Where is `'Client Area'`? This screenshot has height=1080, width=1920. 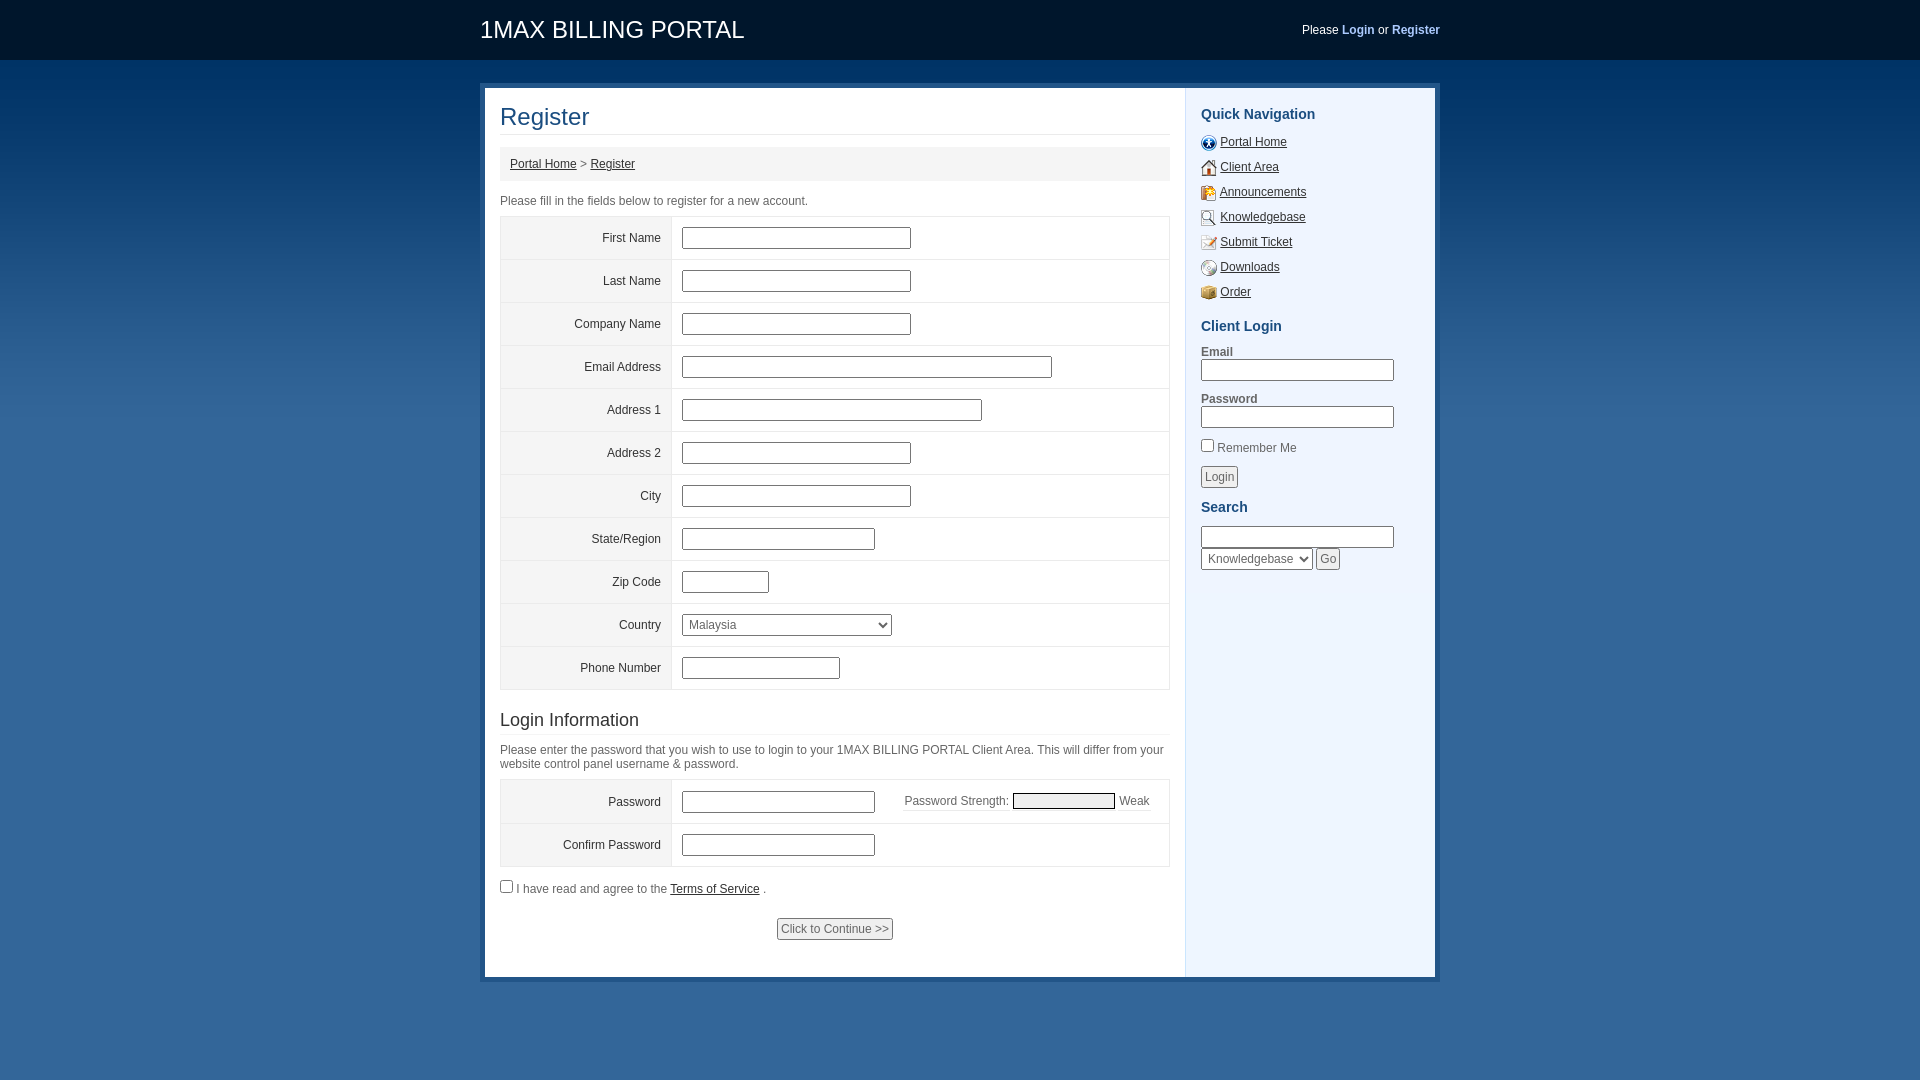
'Client Area' is located at coordinates (1248, 165).